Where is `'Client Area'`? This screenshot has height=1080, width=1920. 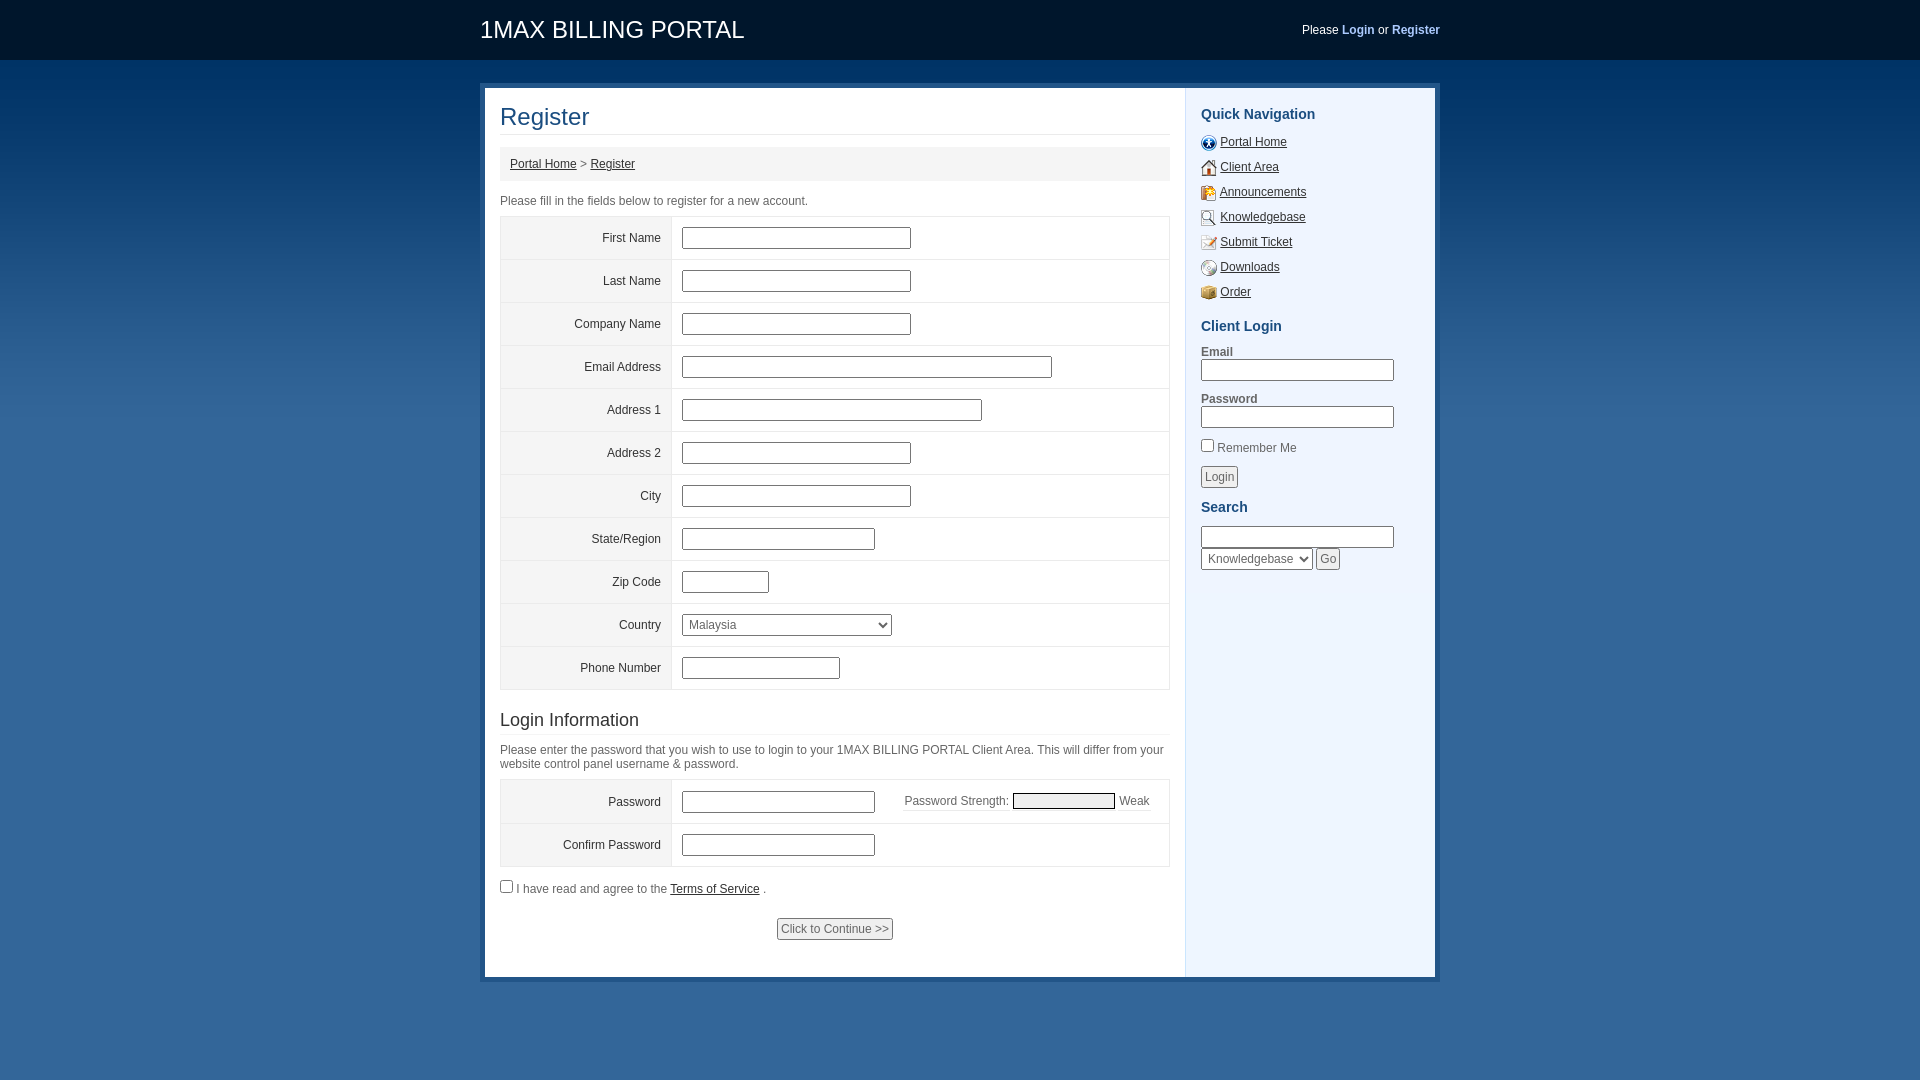
'Client Area' is located at coordinates (1248, 165).